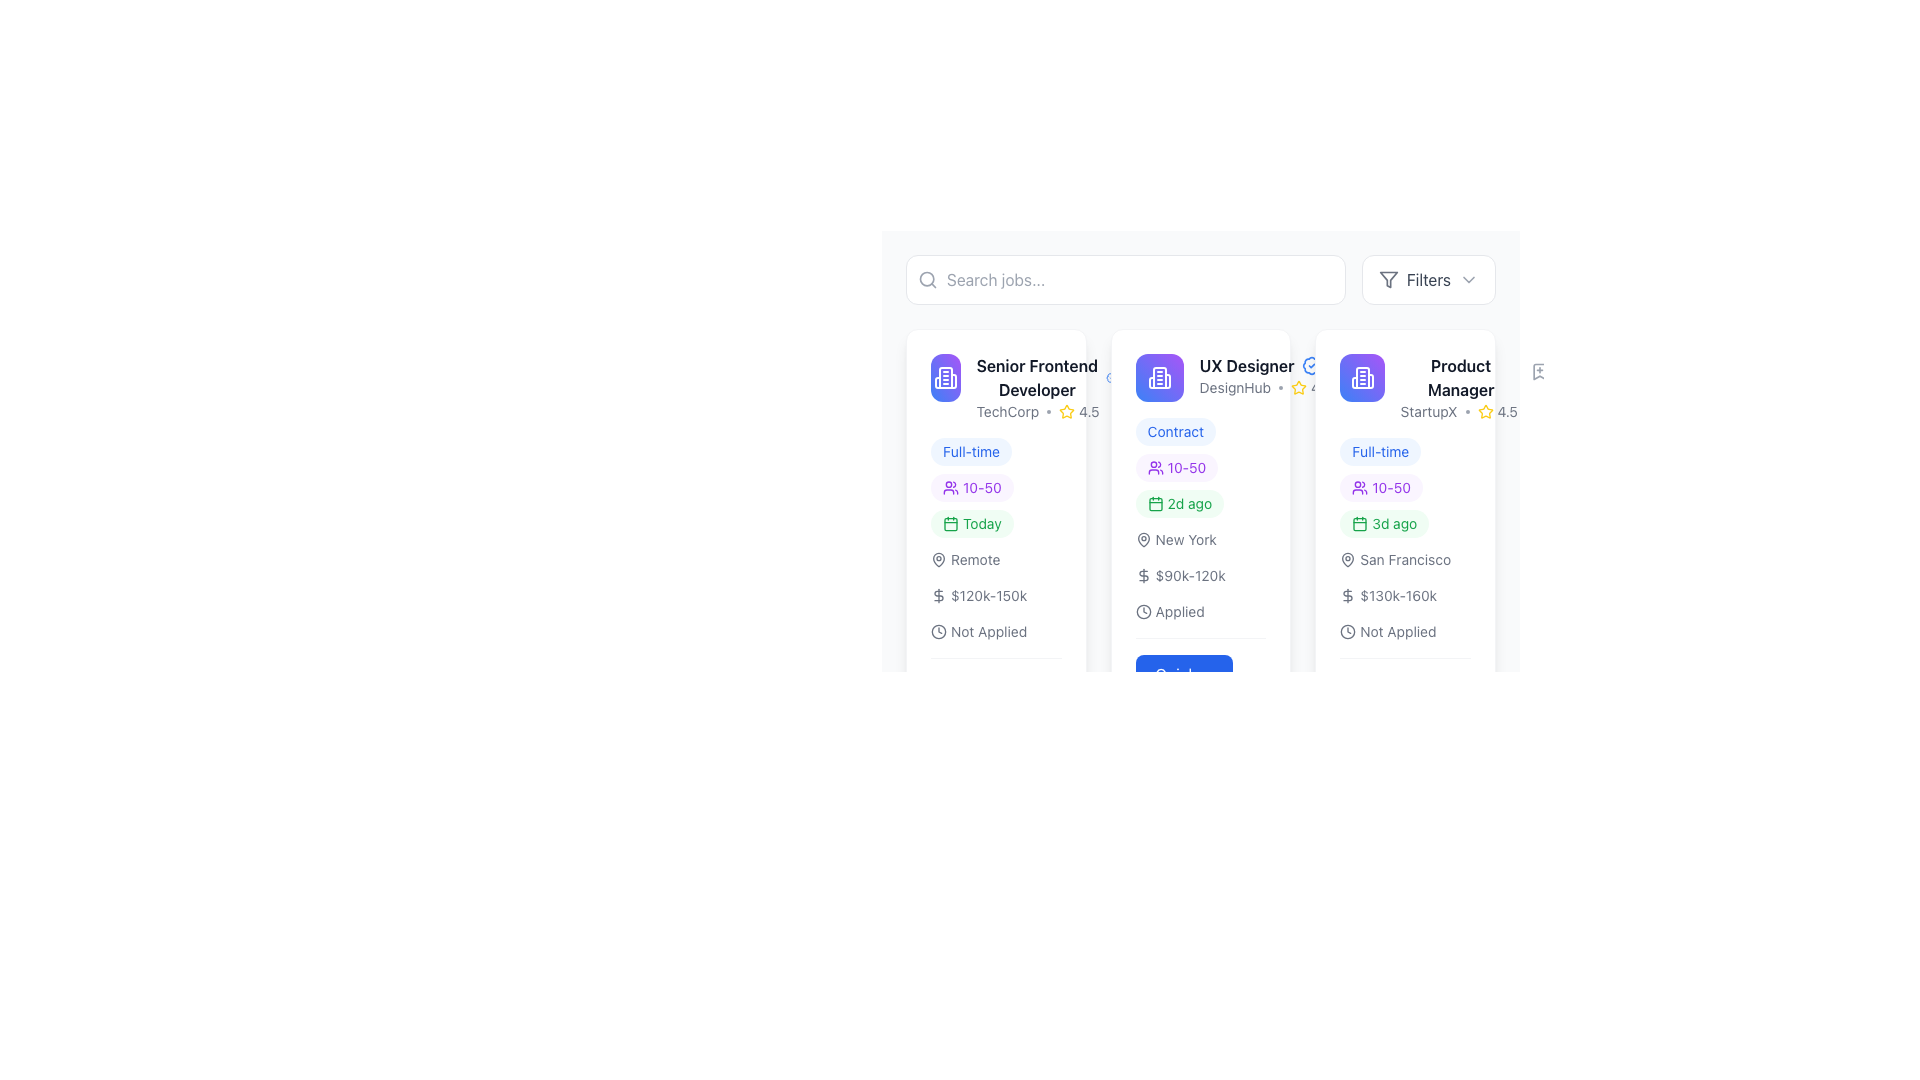  I want to click on the approved status icon located to the right of the 'UX Designer' label within the card in the second column of the grid layout, so click(1312, 366).